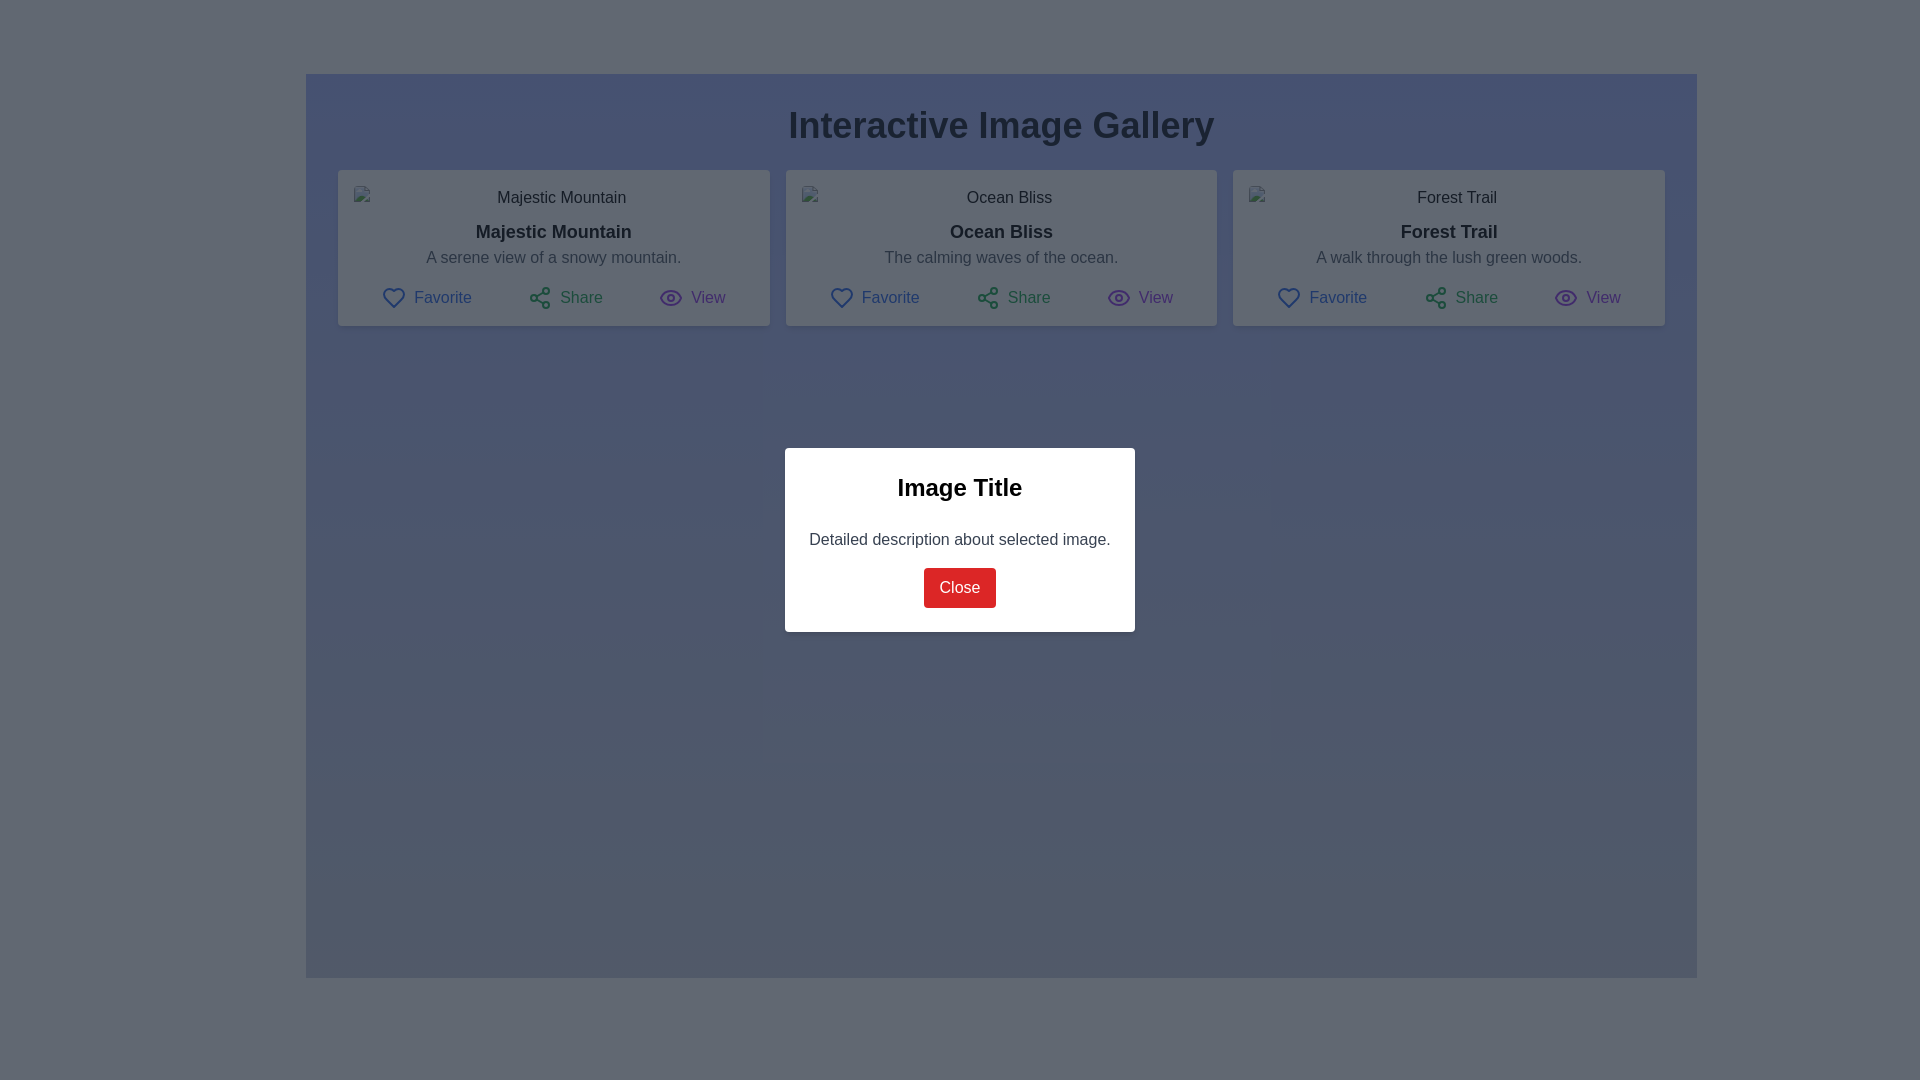  I want to click on the 'Share' button located in the second section from the left under the header 'Forest Trail', so click(1460, 297).